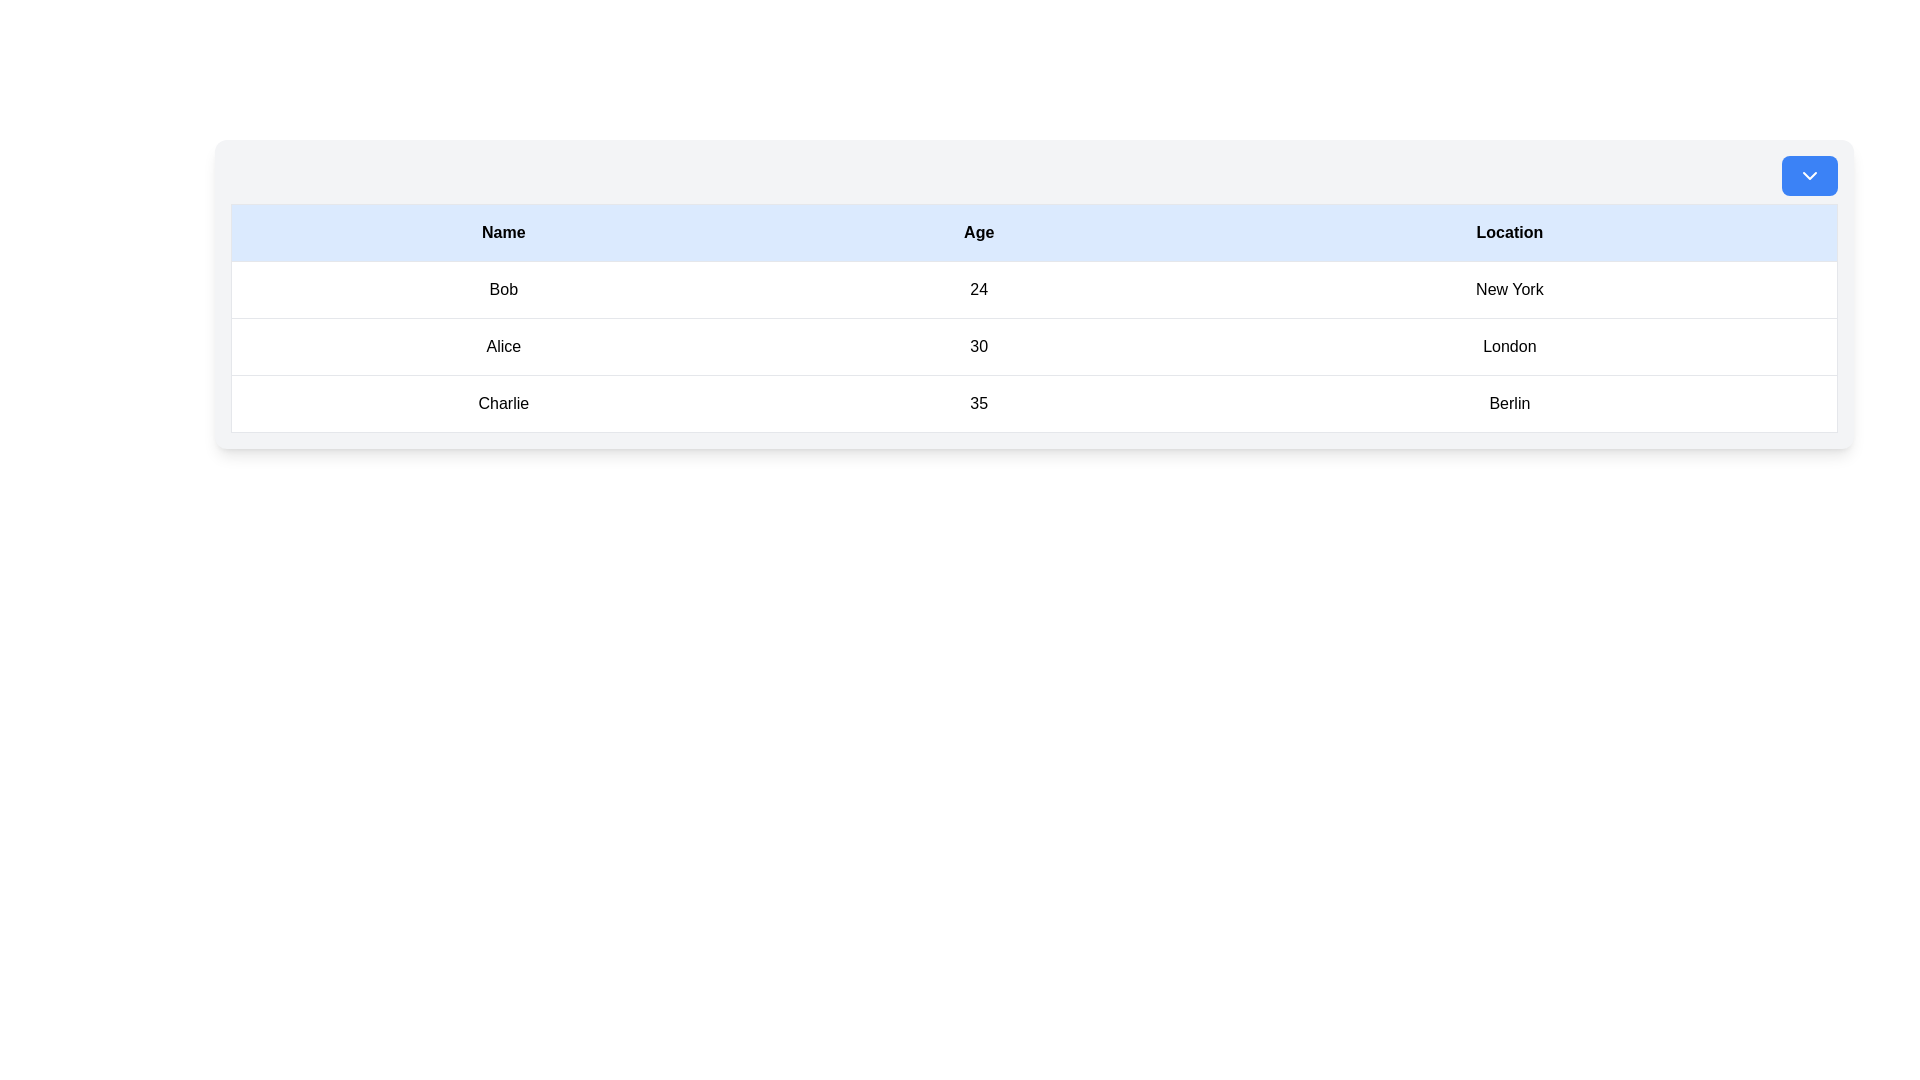  Describe the element at coordinates (979, 289) in the screenshot. I see `the text element displaying the age '24' associated with 'Bob' in the Age column` at that location.